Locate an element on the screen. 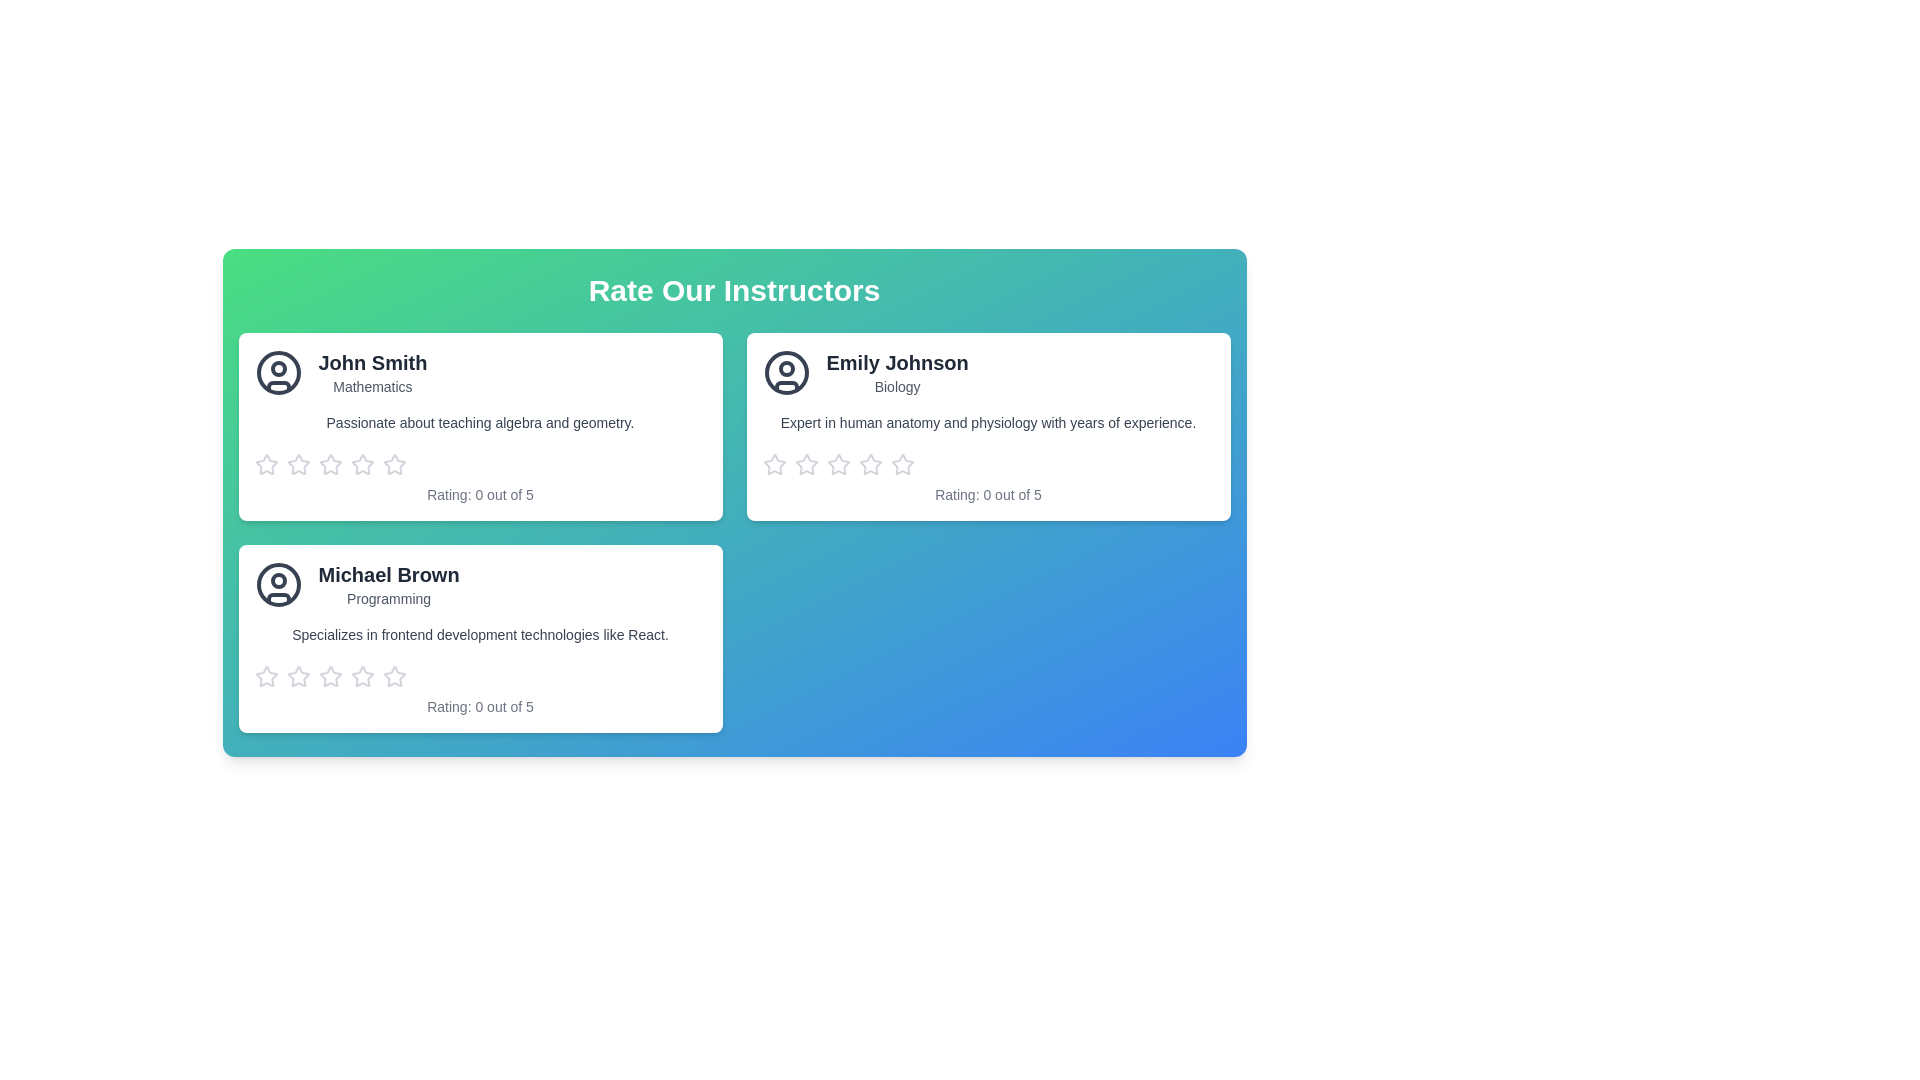  the fifth star icon button is located at coordinates (394, 465).